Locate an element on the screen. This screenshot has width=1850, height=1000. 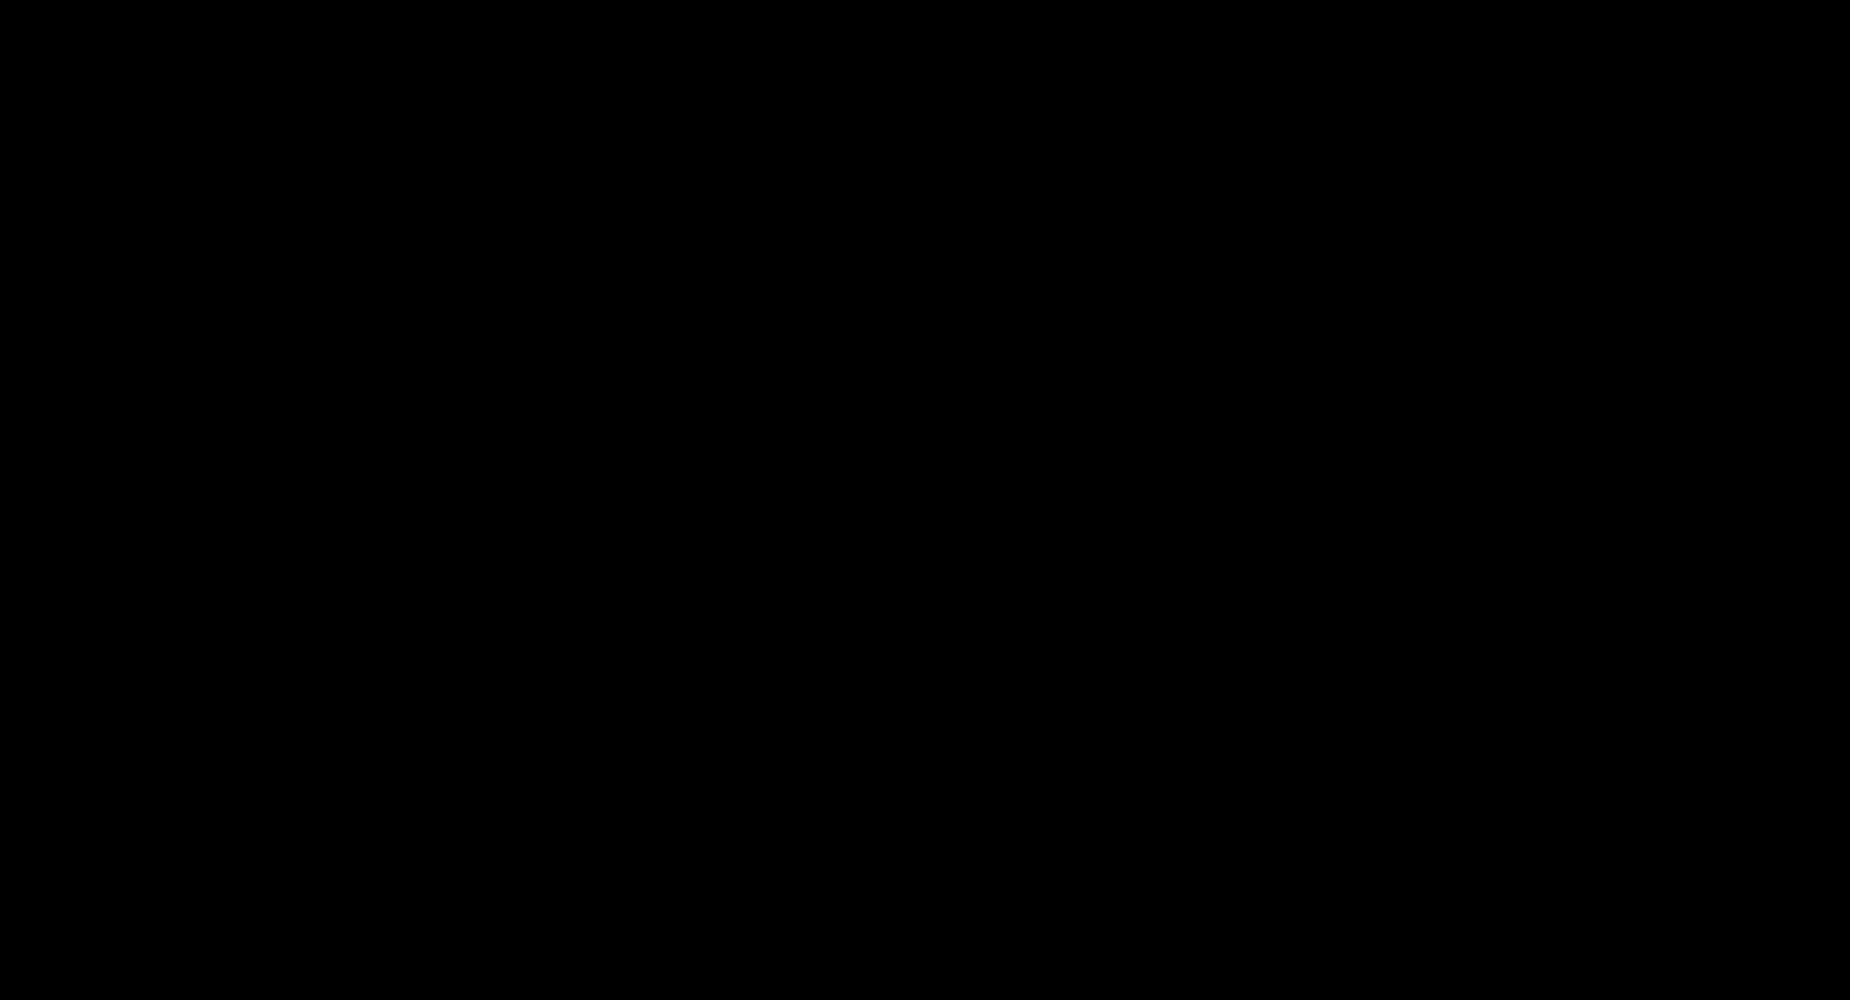
', but as you can see, we were pretty close...' is located at coordinates (934, 195).